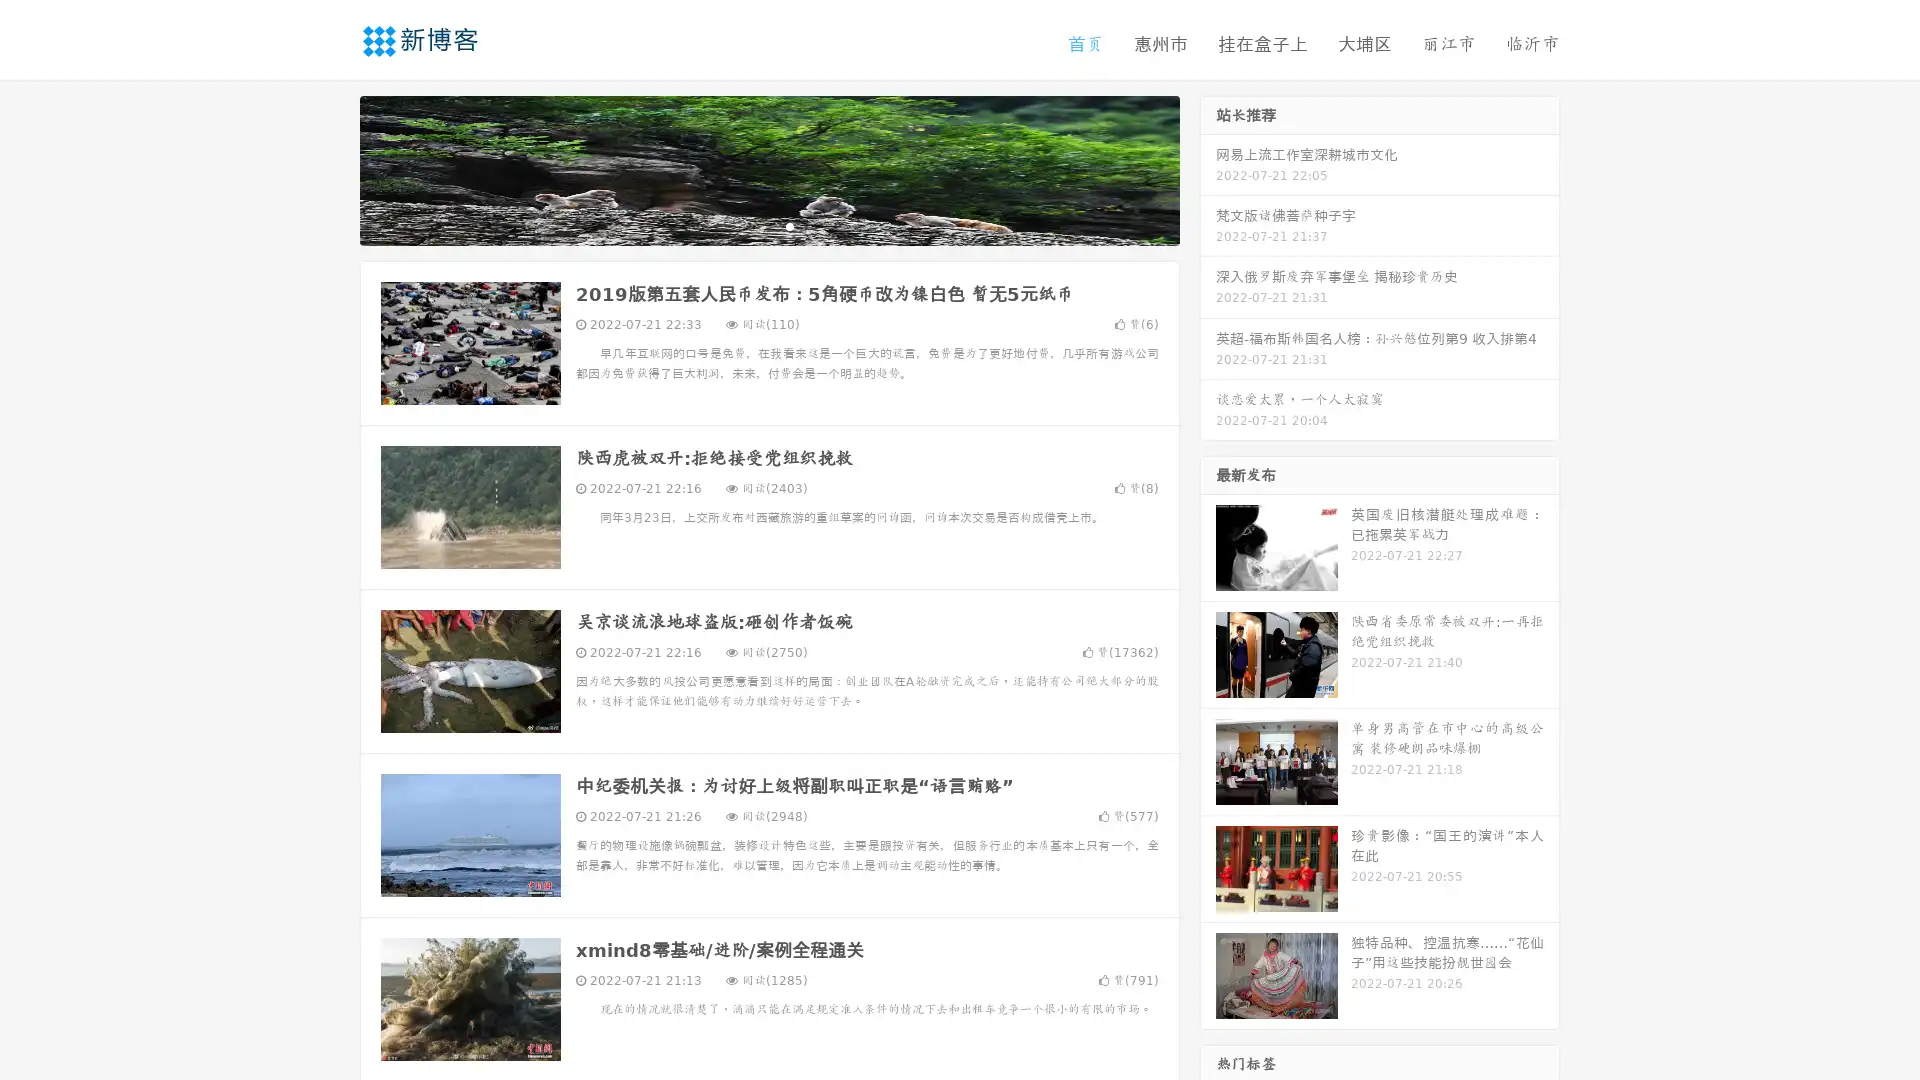 The width and height of the screenshot is (1920, 1080). Describe the element at coordinates (789, 225) in the screenshot. I see `Go to slide 3` at that location.